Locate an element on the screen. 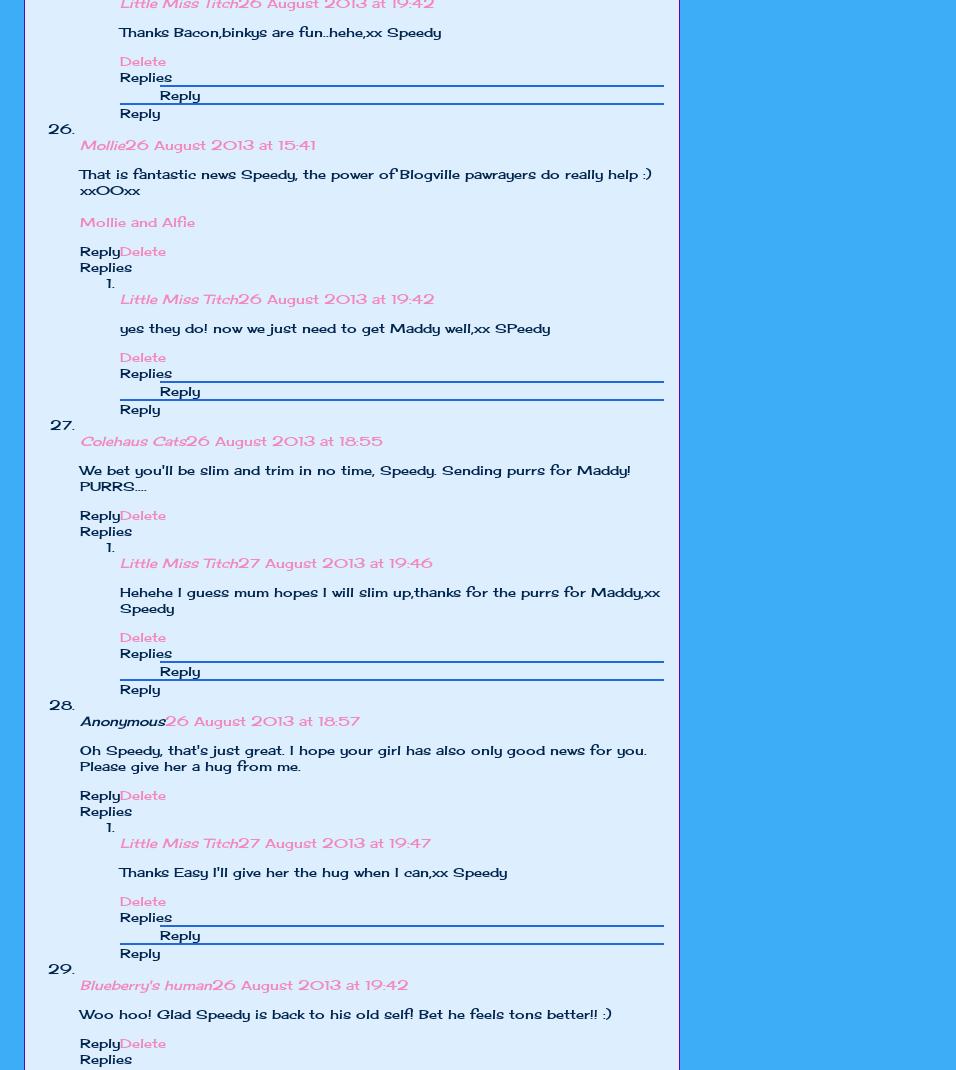 Image resolution: width=956 pixels, height=1070 pixels. 'Colehaus Cats' is located at coordinates (132, 439).